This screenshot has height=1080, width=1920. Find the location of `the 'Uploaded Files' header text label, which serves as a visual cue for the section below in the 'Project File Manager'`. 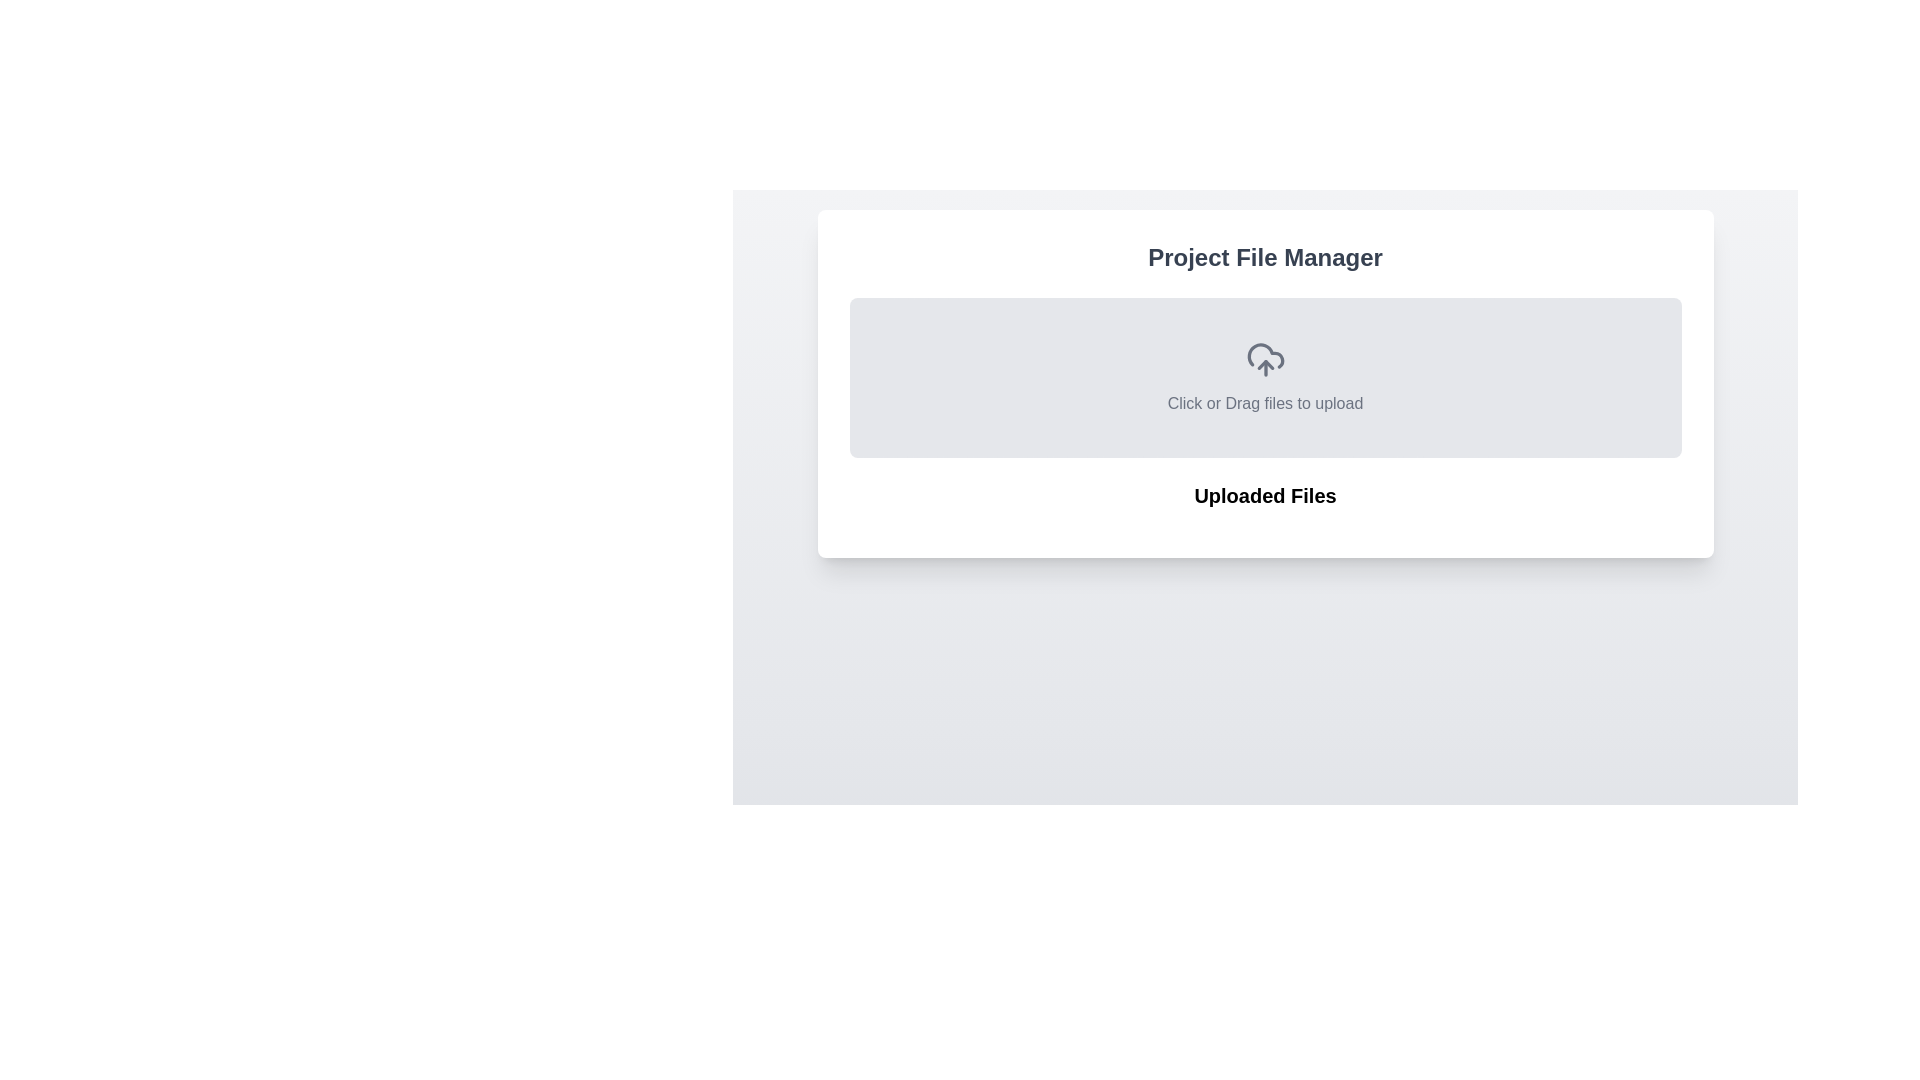

the 'Uploaded Files' header text label, which serves as a visual cue for the section below in the 'Project File Manager' is located at coordinates (1264, 503).